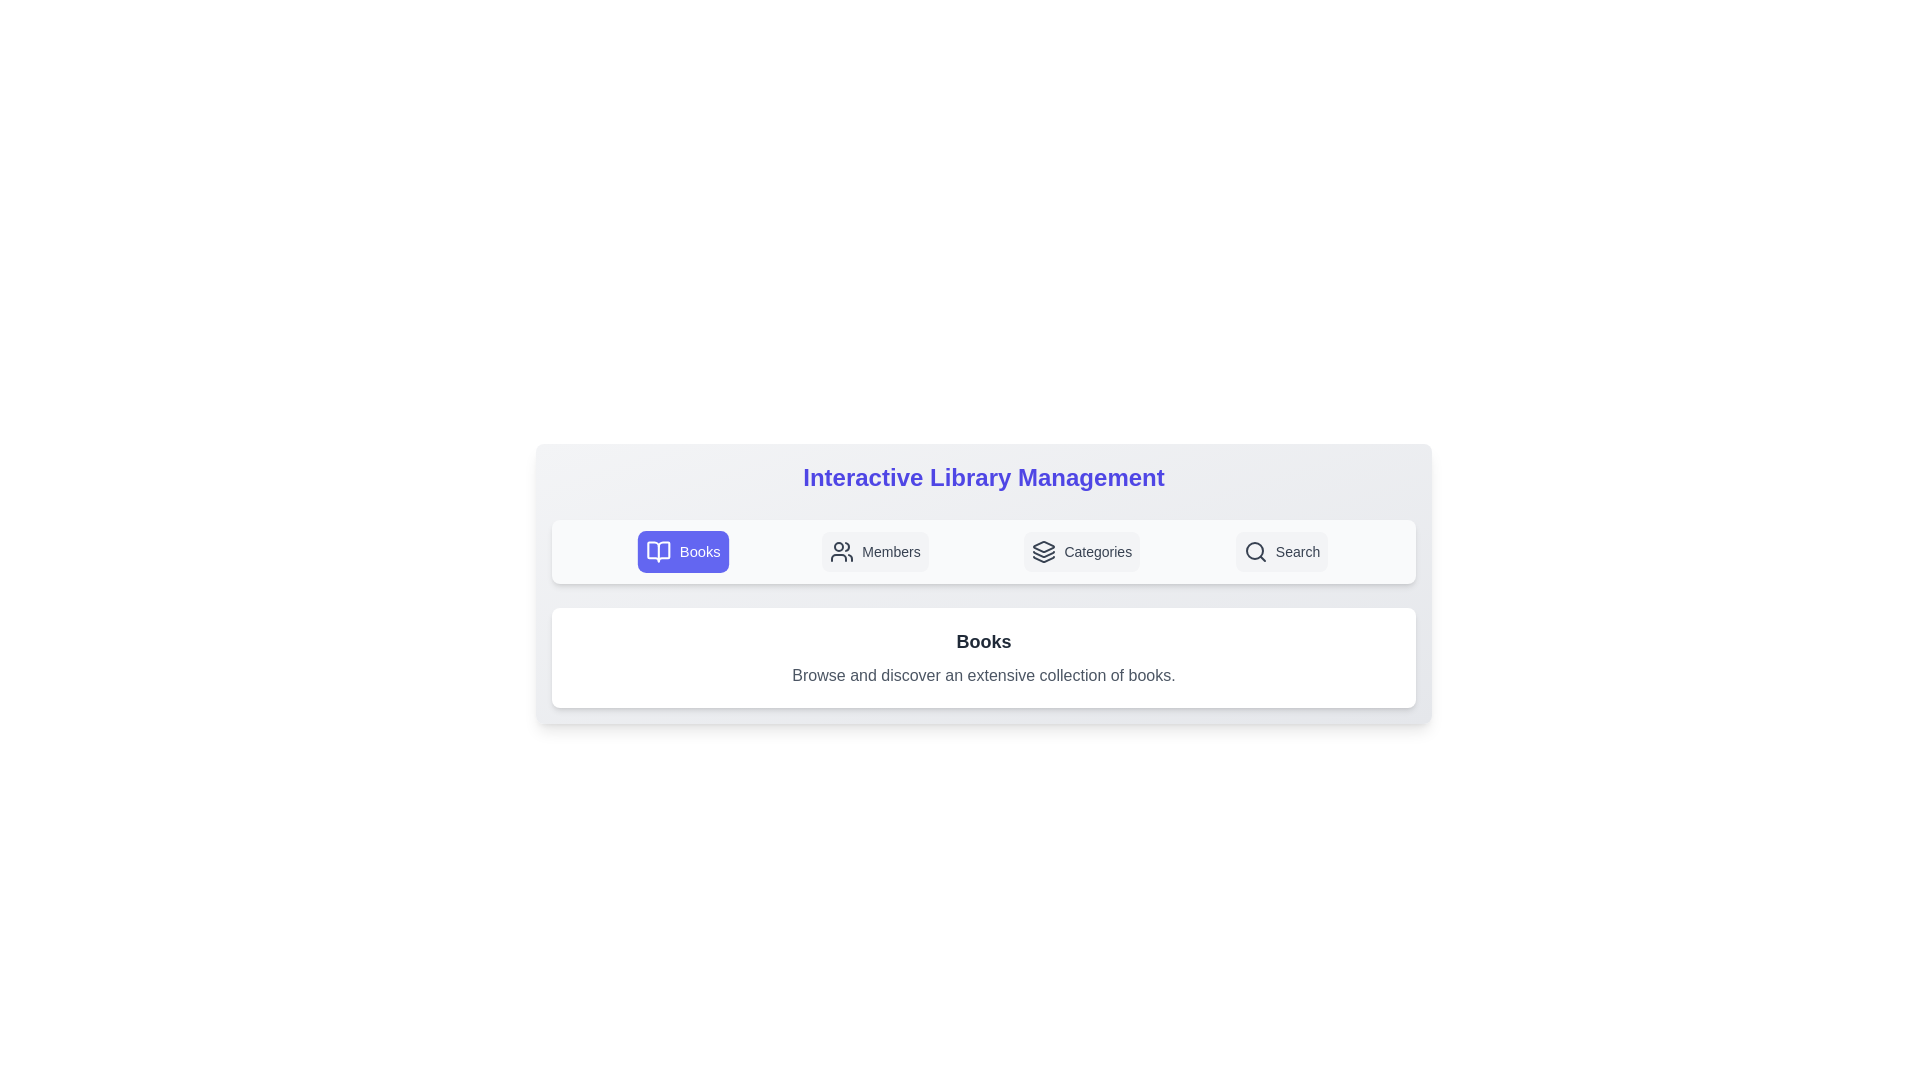  I want to click on the search icon, which is a black magnifying glass located at the top-right of the button group in the navigation bar, preceding the 'Search' label, so click(1254, 551).